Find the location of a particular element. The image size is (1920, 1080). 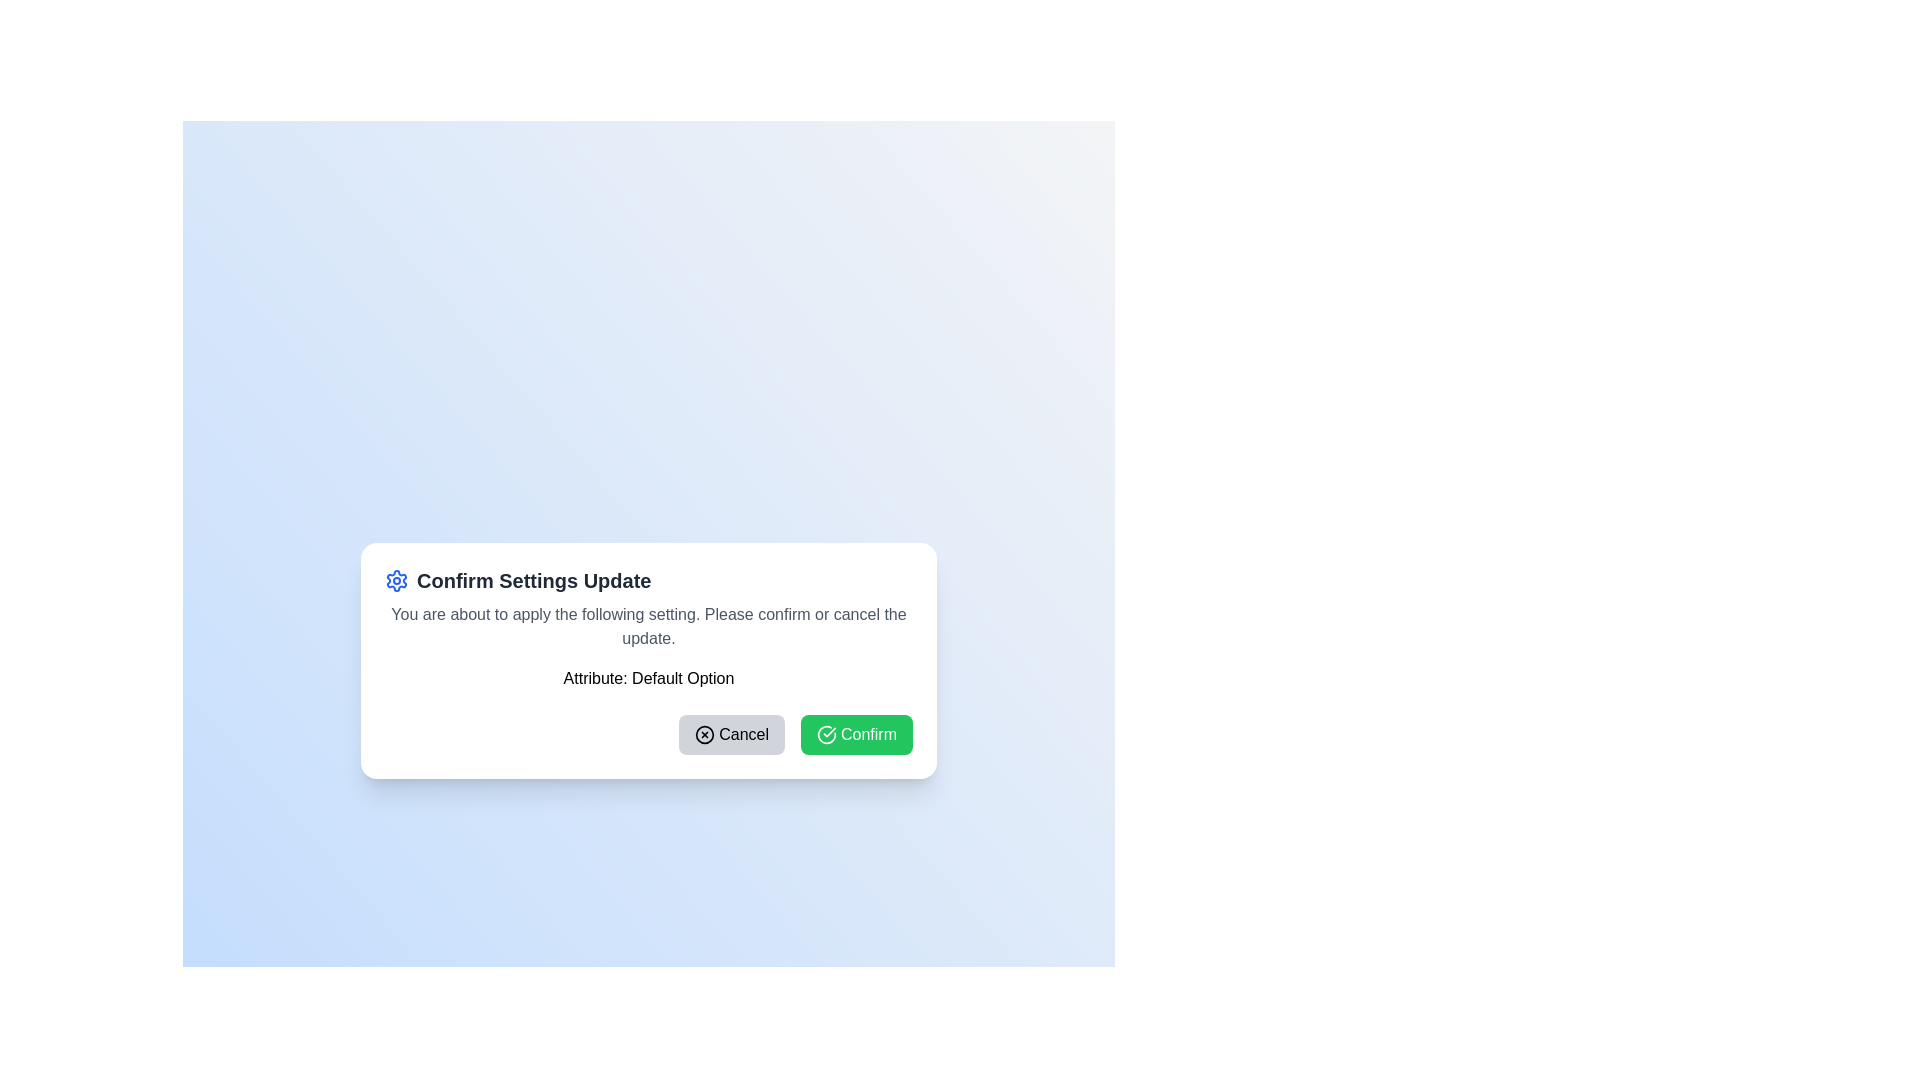

the decorative Icon that indicates settings or configuration options, located at the far left of the text 'Confirm Settings Update' in the modal view is located at coordinates (397, 581).